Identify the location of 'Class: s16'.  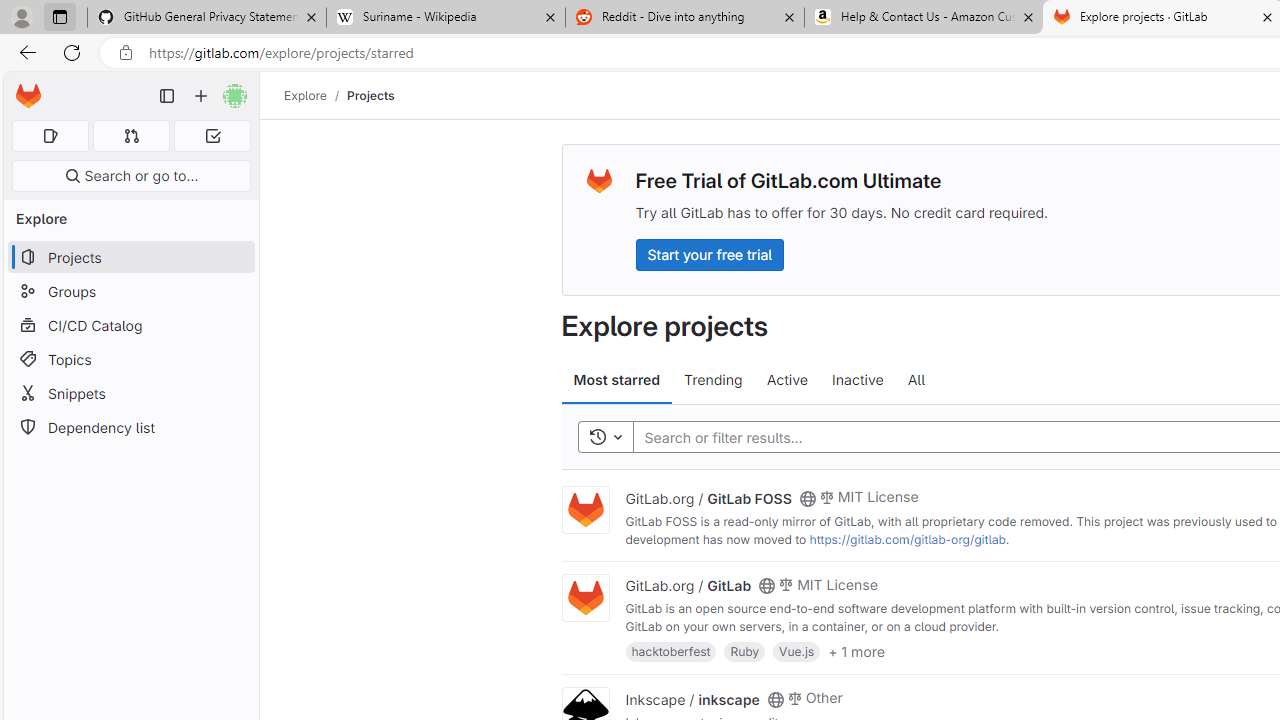
(774, 698).